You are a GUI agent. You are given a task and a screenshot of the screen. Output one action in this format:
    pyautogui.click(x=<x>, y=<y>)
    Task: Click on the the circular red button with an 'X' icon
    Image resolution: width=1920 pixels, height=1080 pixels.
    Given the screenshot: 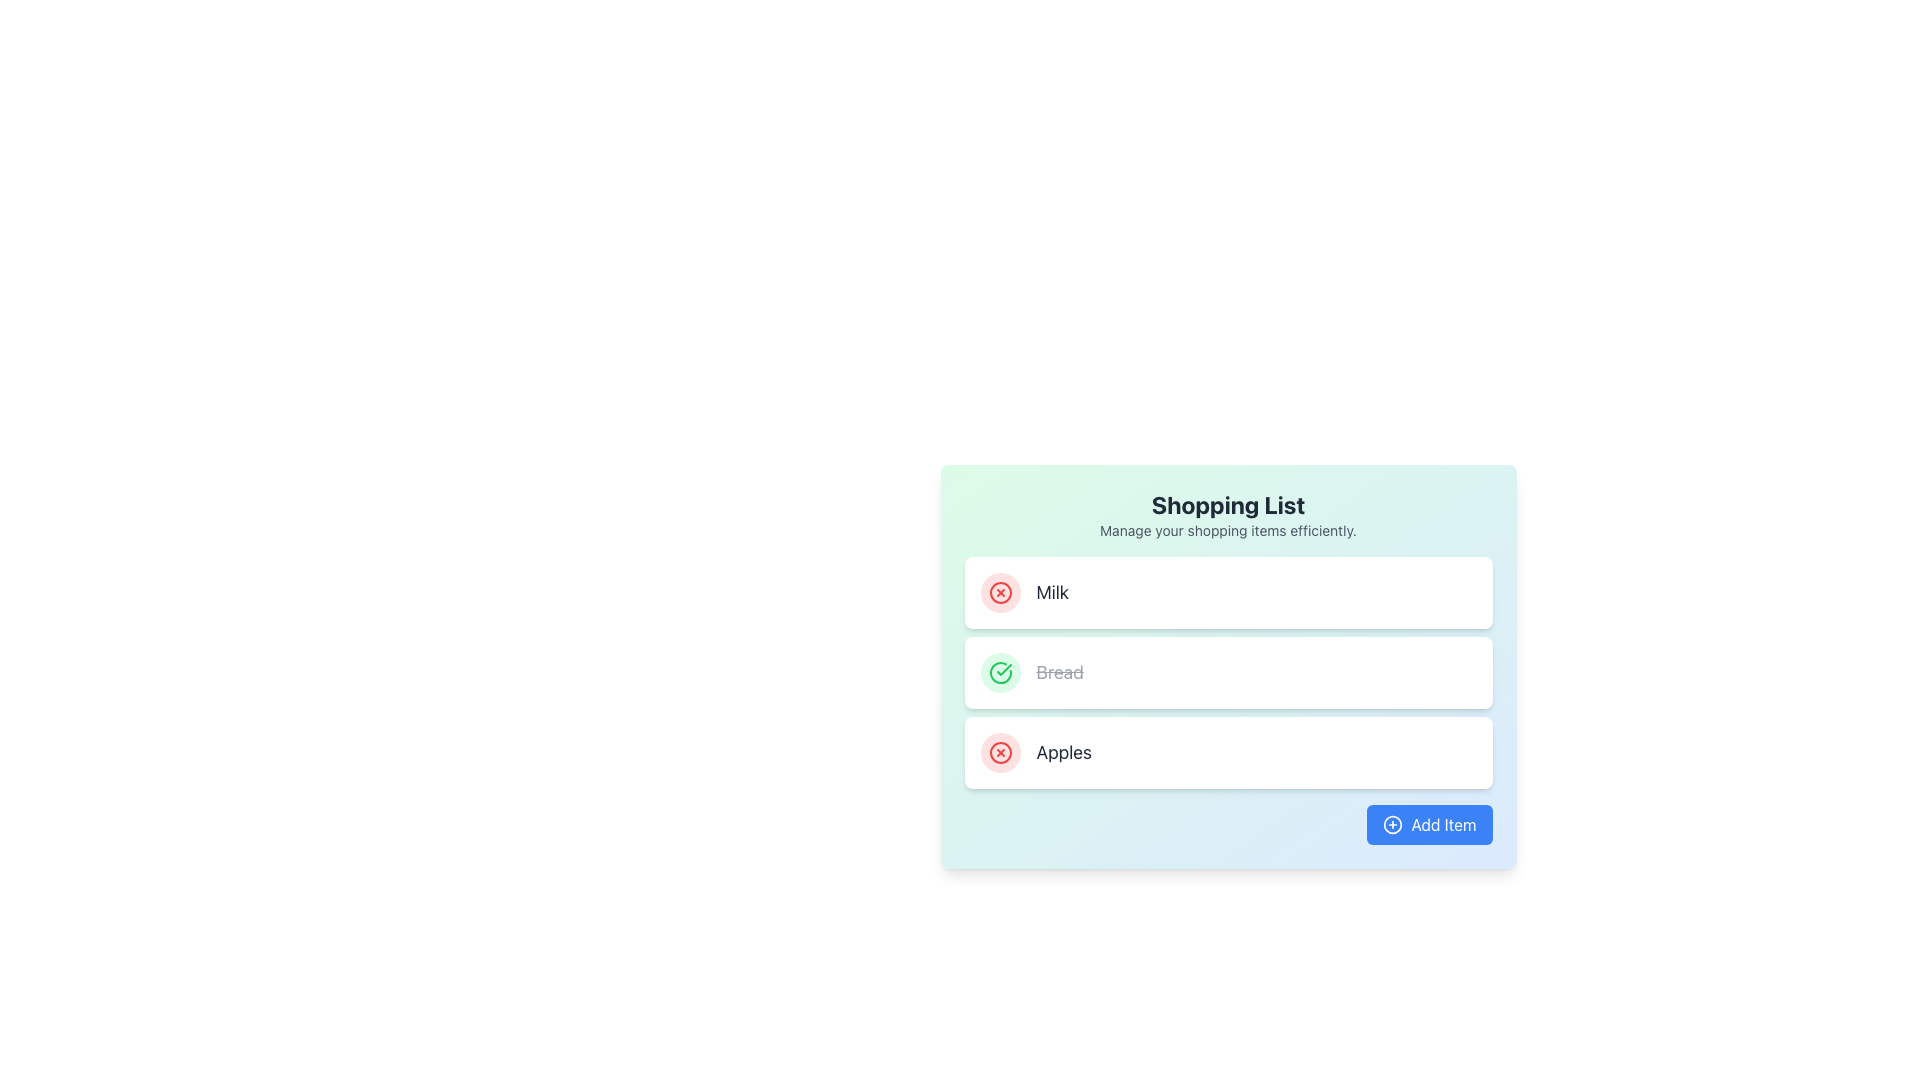 What is the action you would take?
    pyautogui.click(x=1000, y=752)
    